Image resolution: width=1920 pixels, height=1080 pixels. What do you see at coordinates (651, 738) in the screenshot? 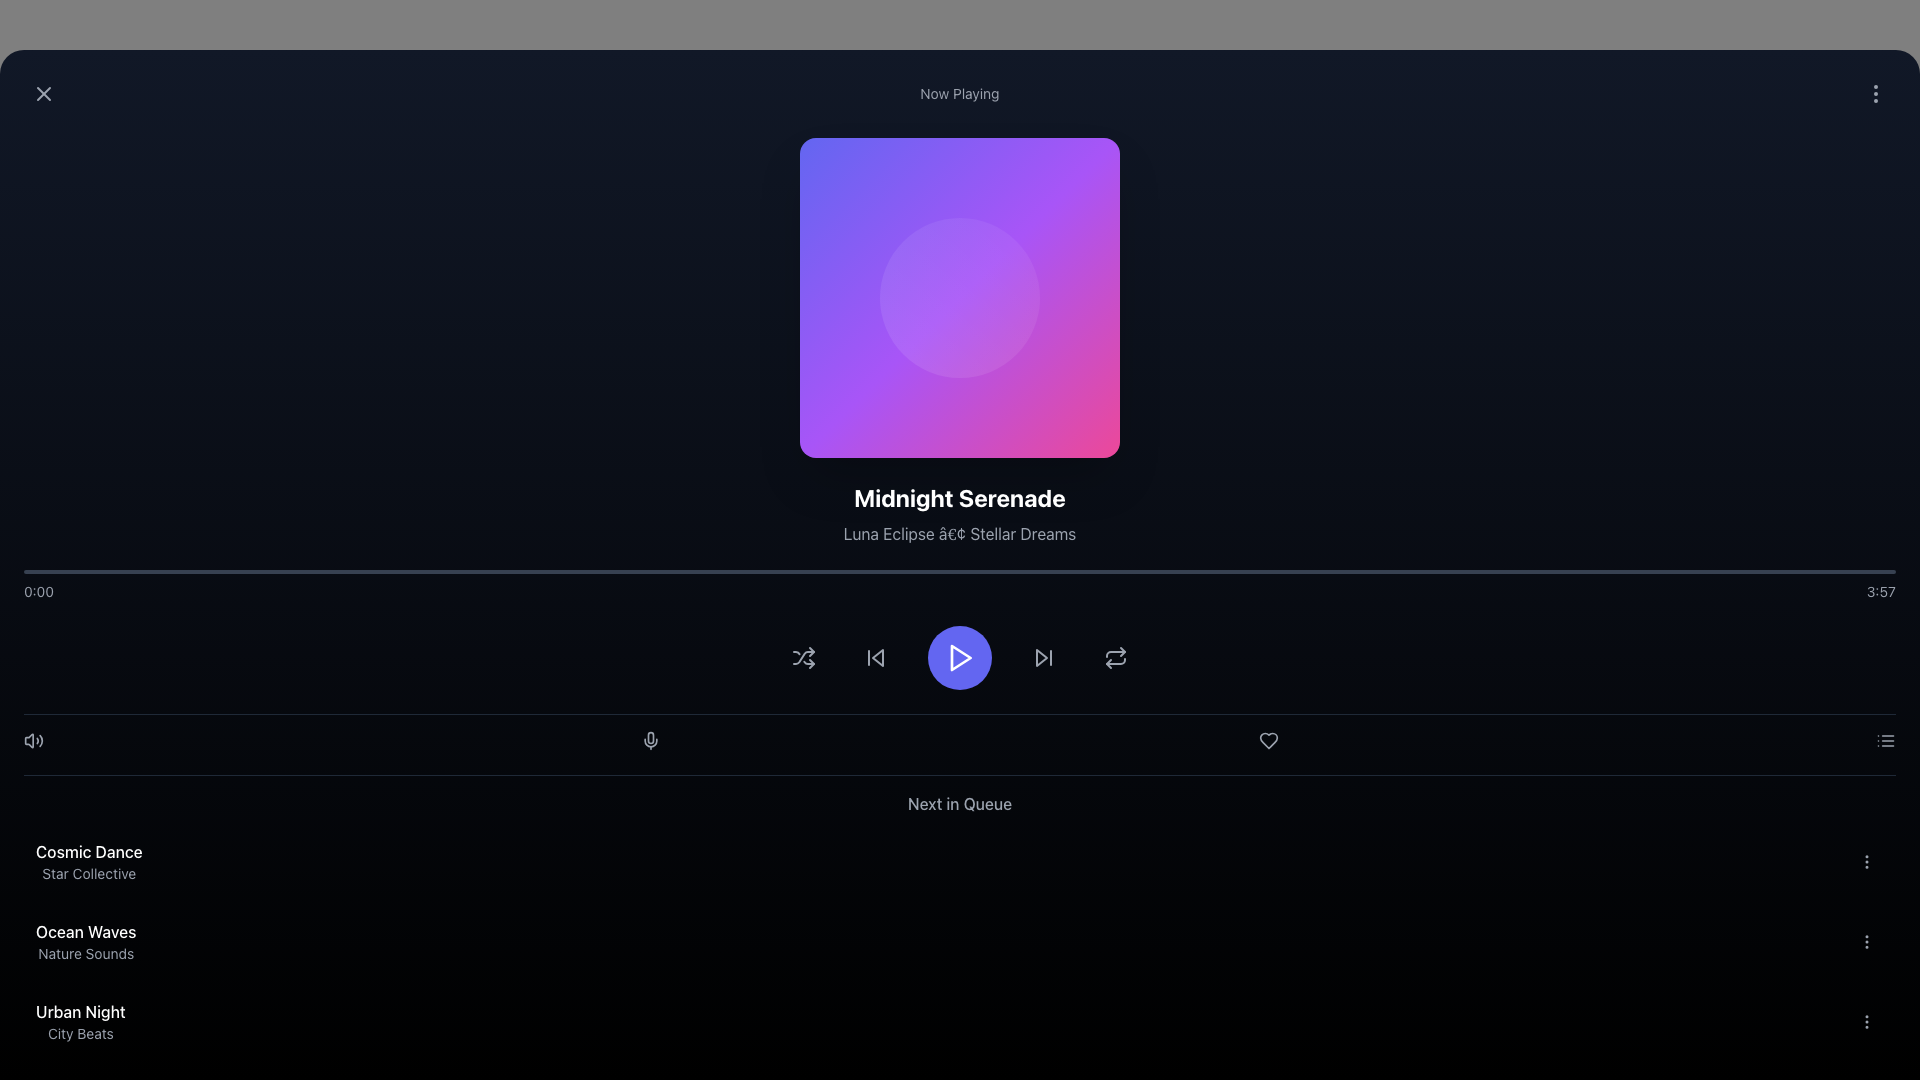
I see `the microphone icon located in the bottom control bar, positioned between the volume indicator and the 'like' icon` at bounding box center [651, 738].